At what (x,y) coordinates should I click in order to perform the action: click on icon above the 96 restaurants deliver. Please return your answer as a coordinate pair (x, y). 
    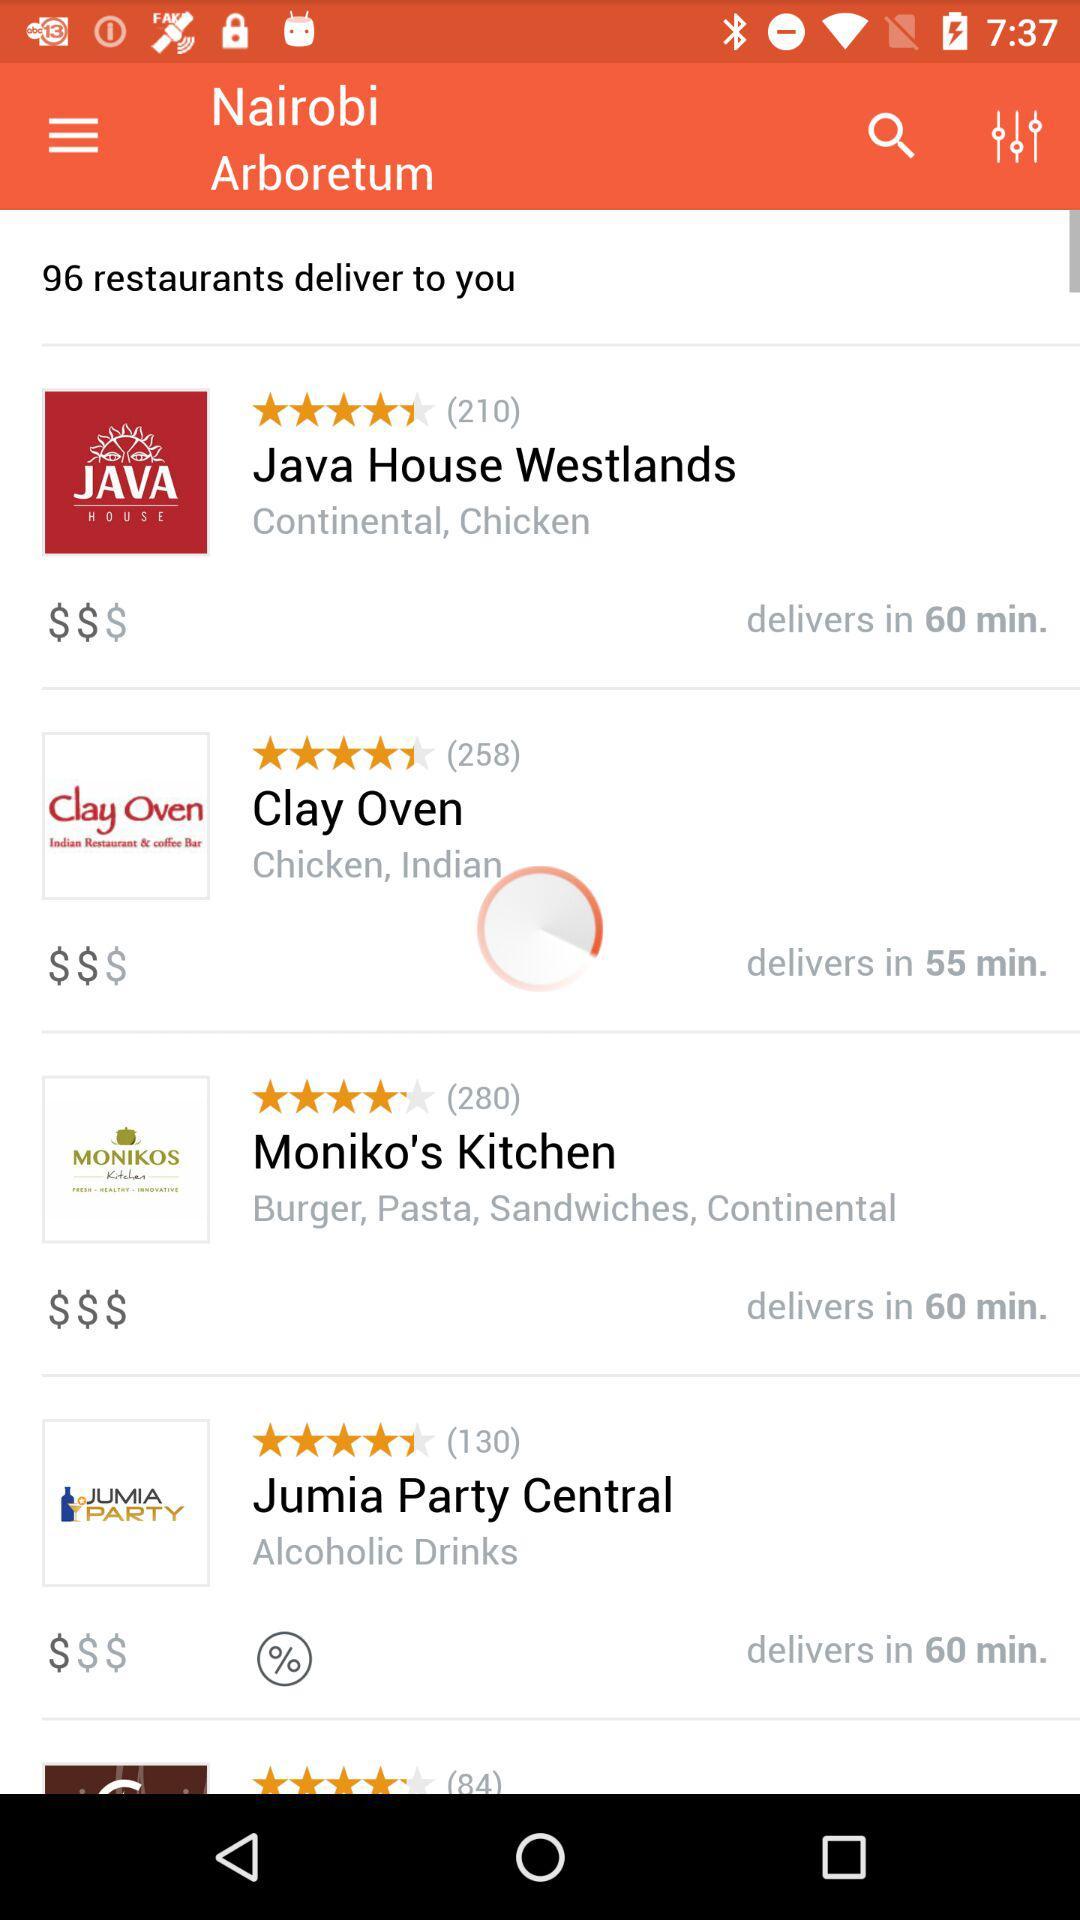
    Looking at the image, I should click on (890, 135).